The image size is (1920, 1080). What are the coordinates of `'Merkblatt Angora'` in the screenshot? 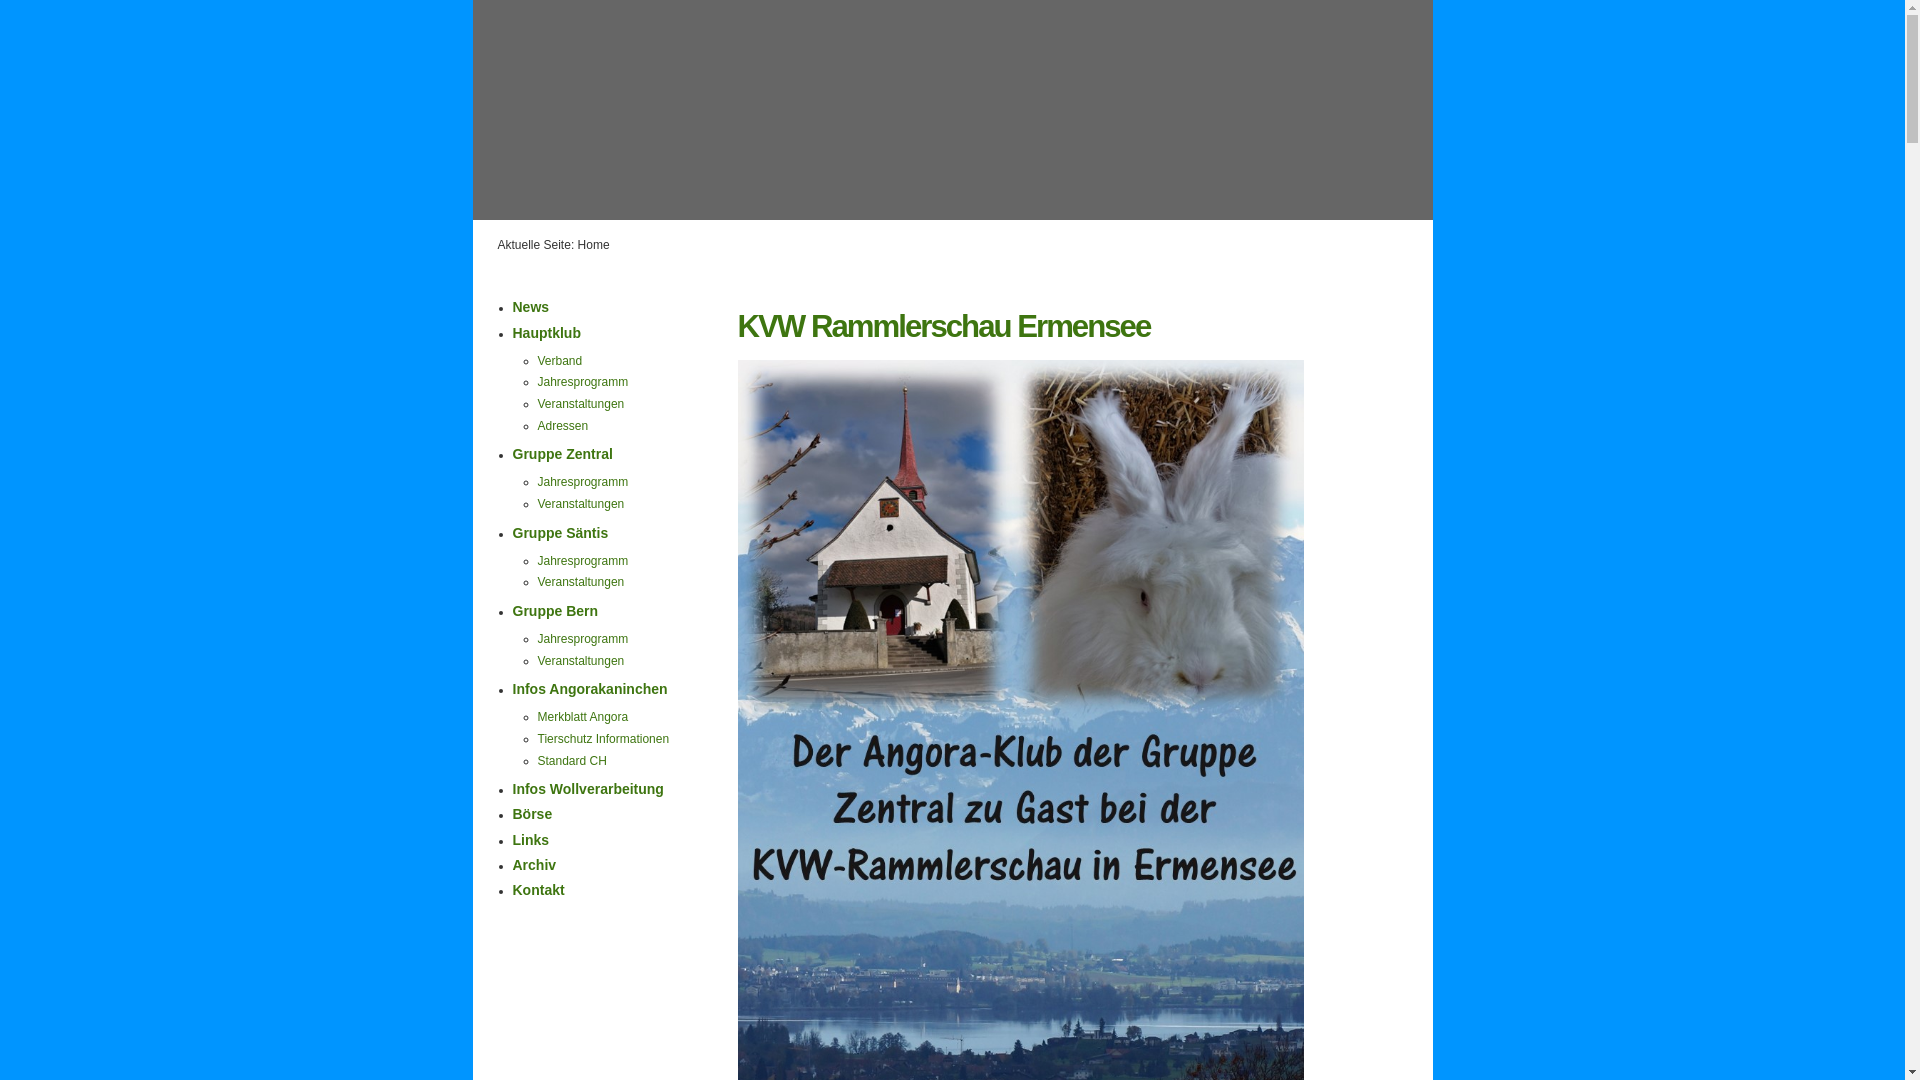 It's located at (582, 716).